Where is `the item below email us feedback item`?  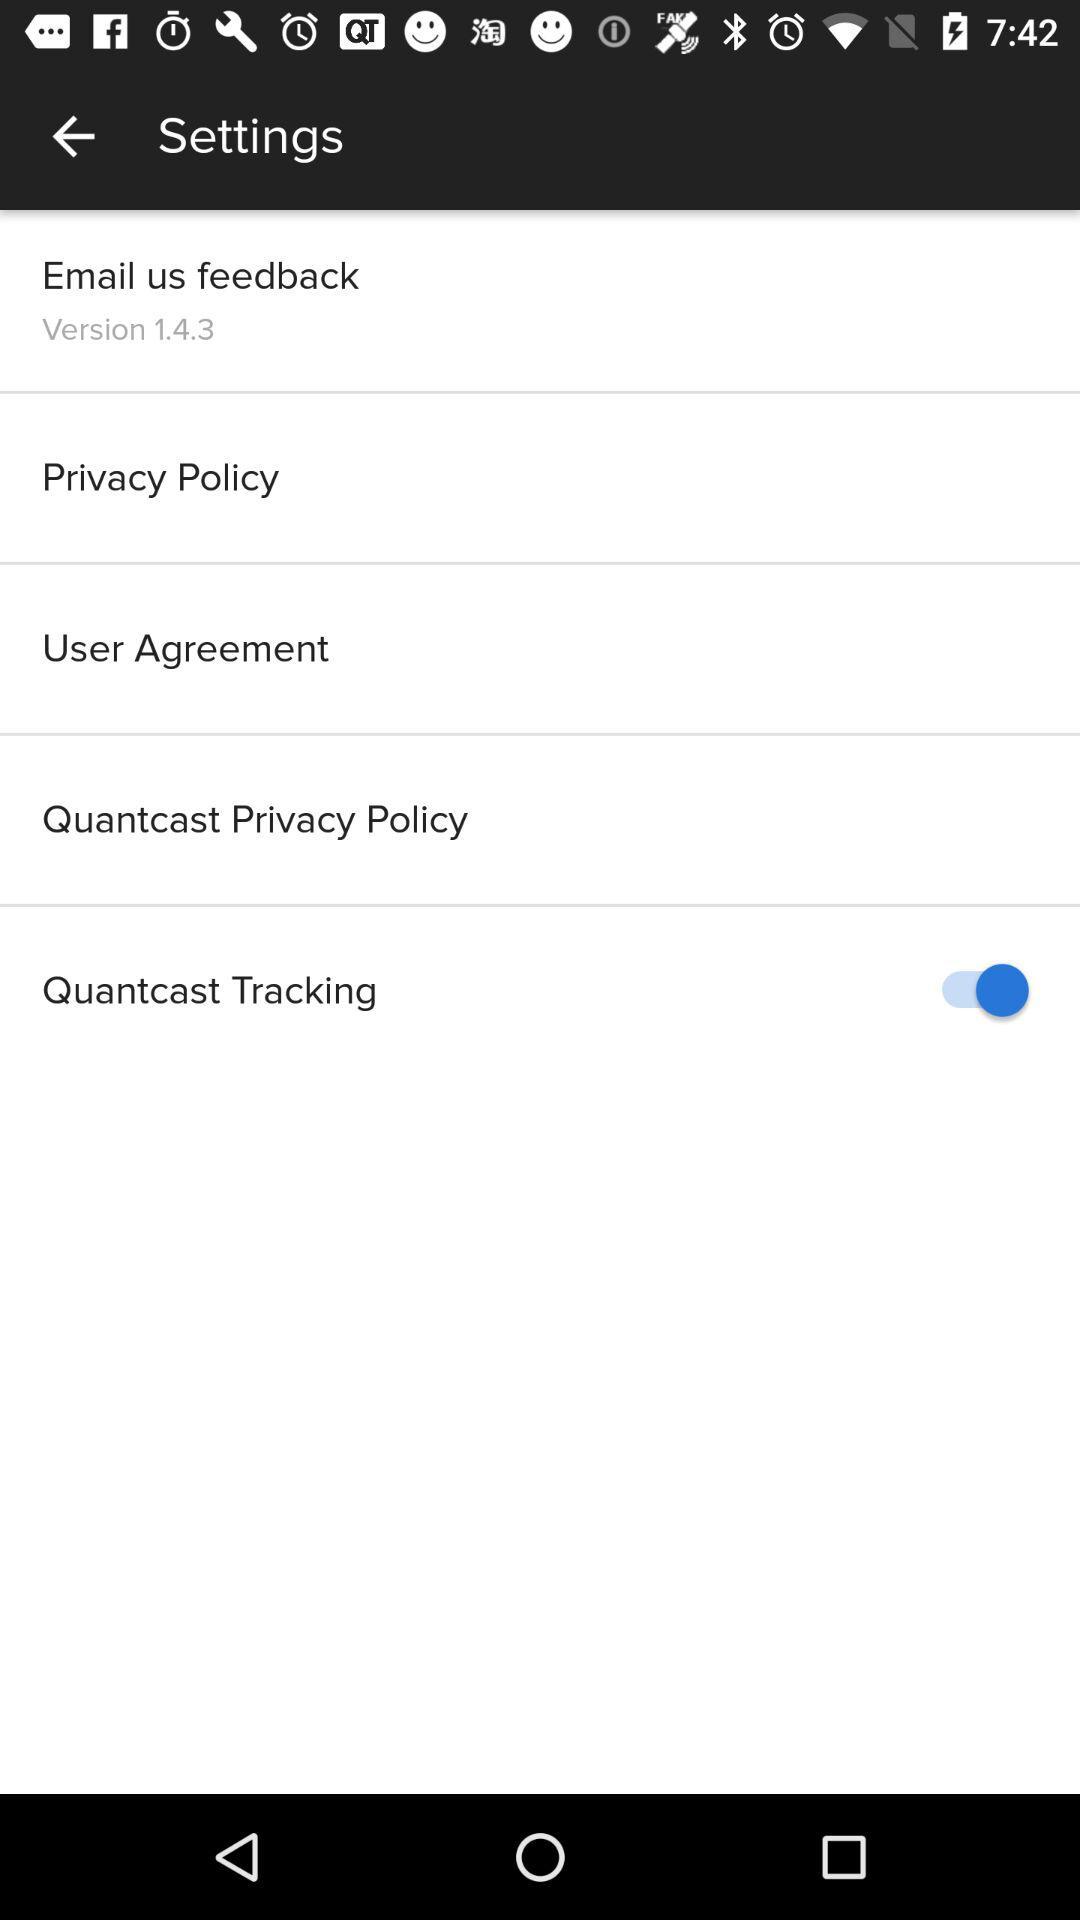
the item below email us feedback item is located at coordinates (128, 329).